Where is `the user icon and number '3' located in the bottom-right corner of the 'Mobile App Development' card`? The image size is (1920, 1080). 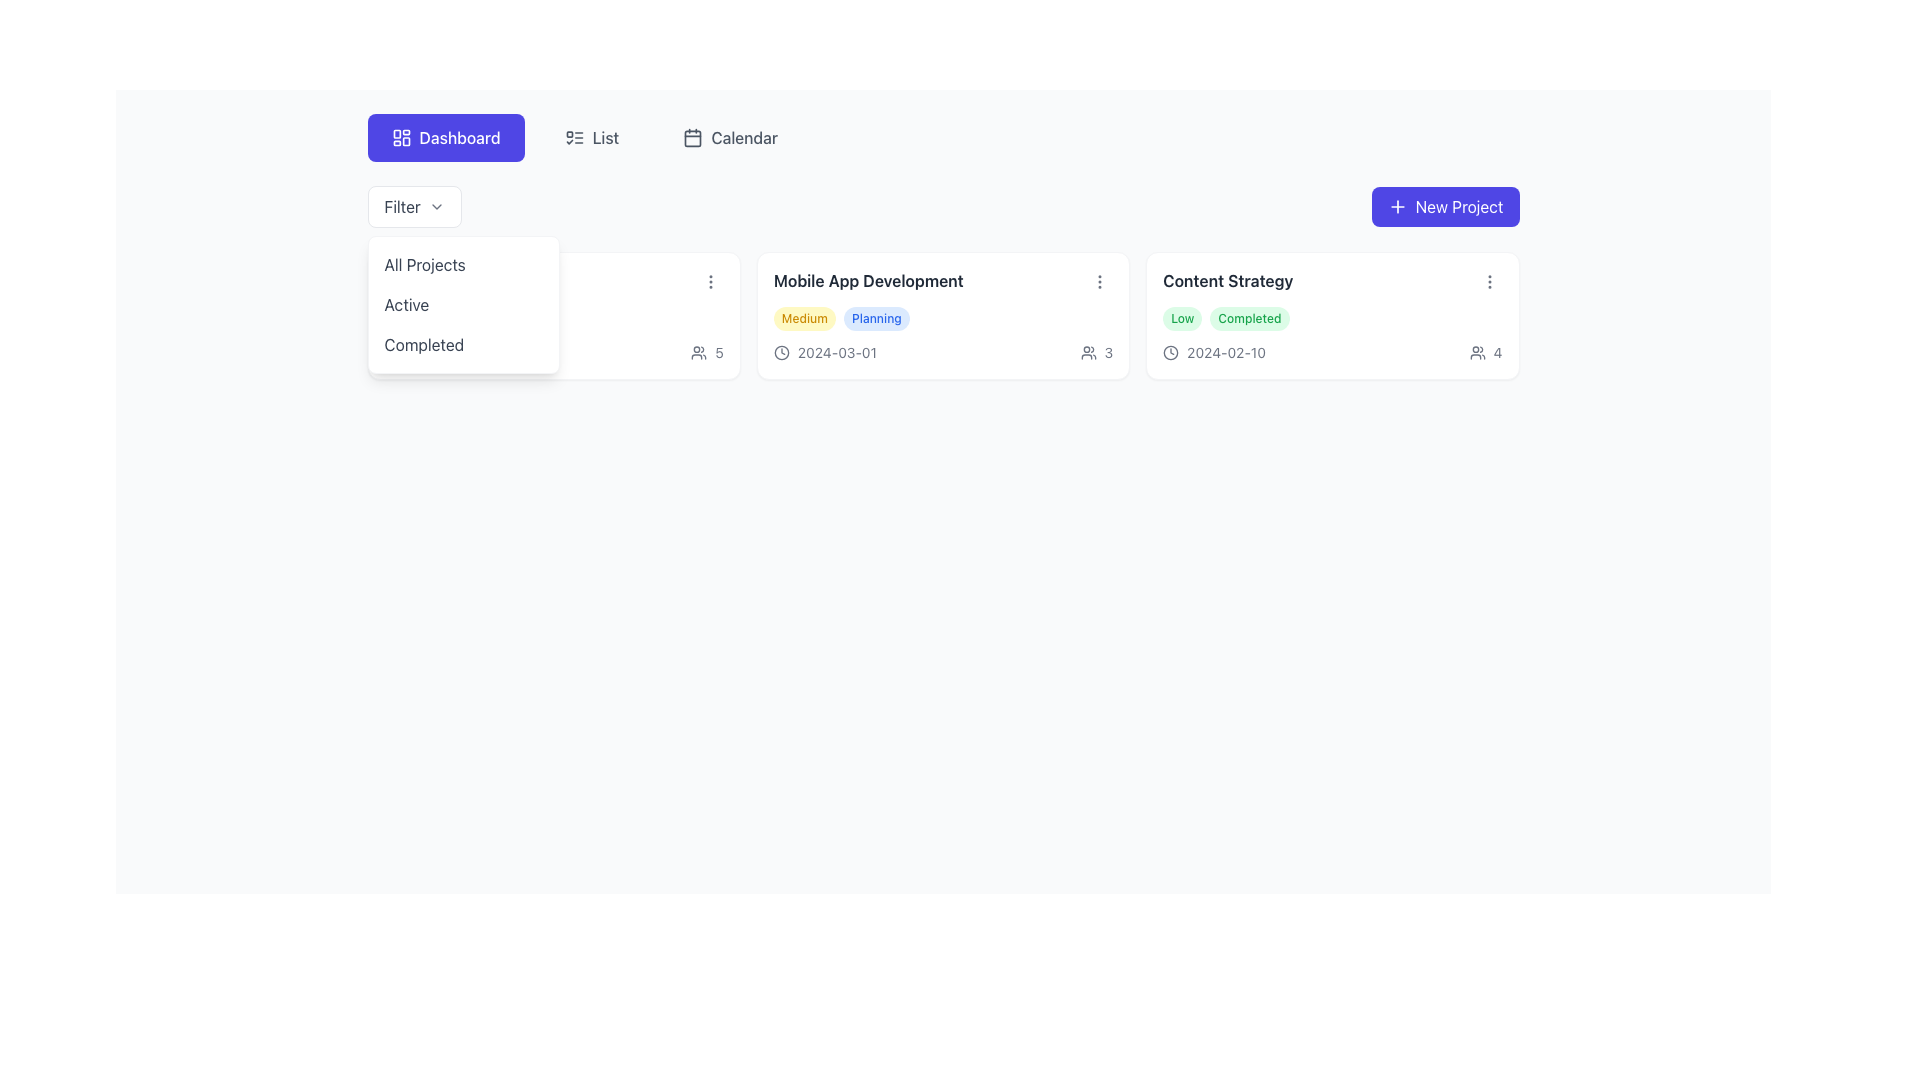 the user icon and number '3' located in the bottom-right corner of the 'Mobile App Development' card is located at coordinates (1095, 352).